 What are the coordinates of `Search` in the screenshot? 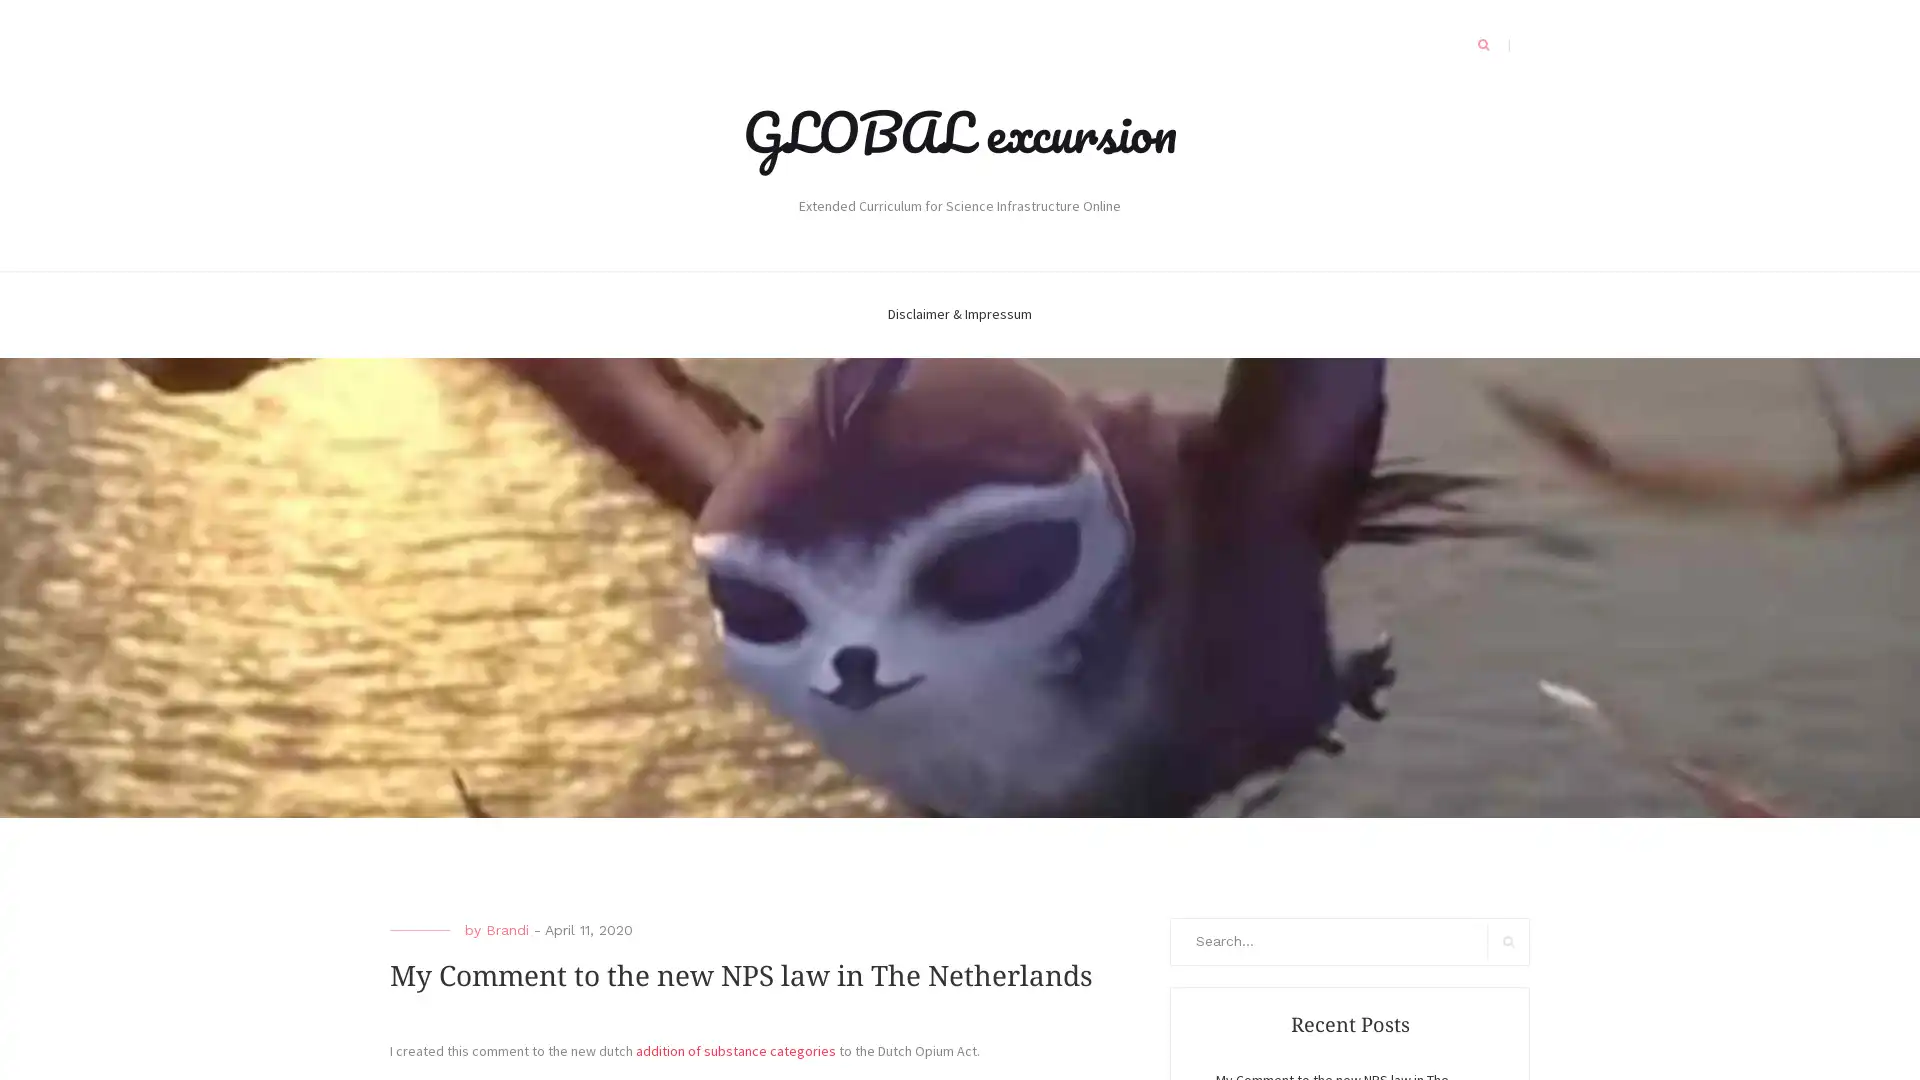 It's located at (1508, 941).